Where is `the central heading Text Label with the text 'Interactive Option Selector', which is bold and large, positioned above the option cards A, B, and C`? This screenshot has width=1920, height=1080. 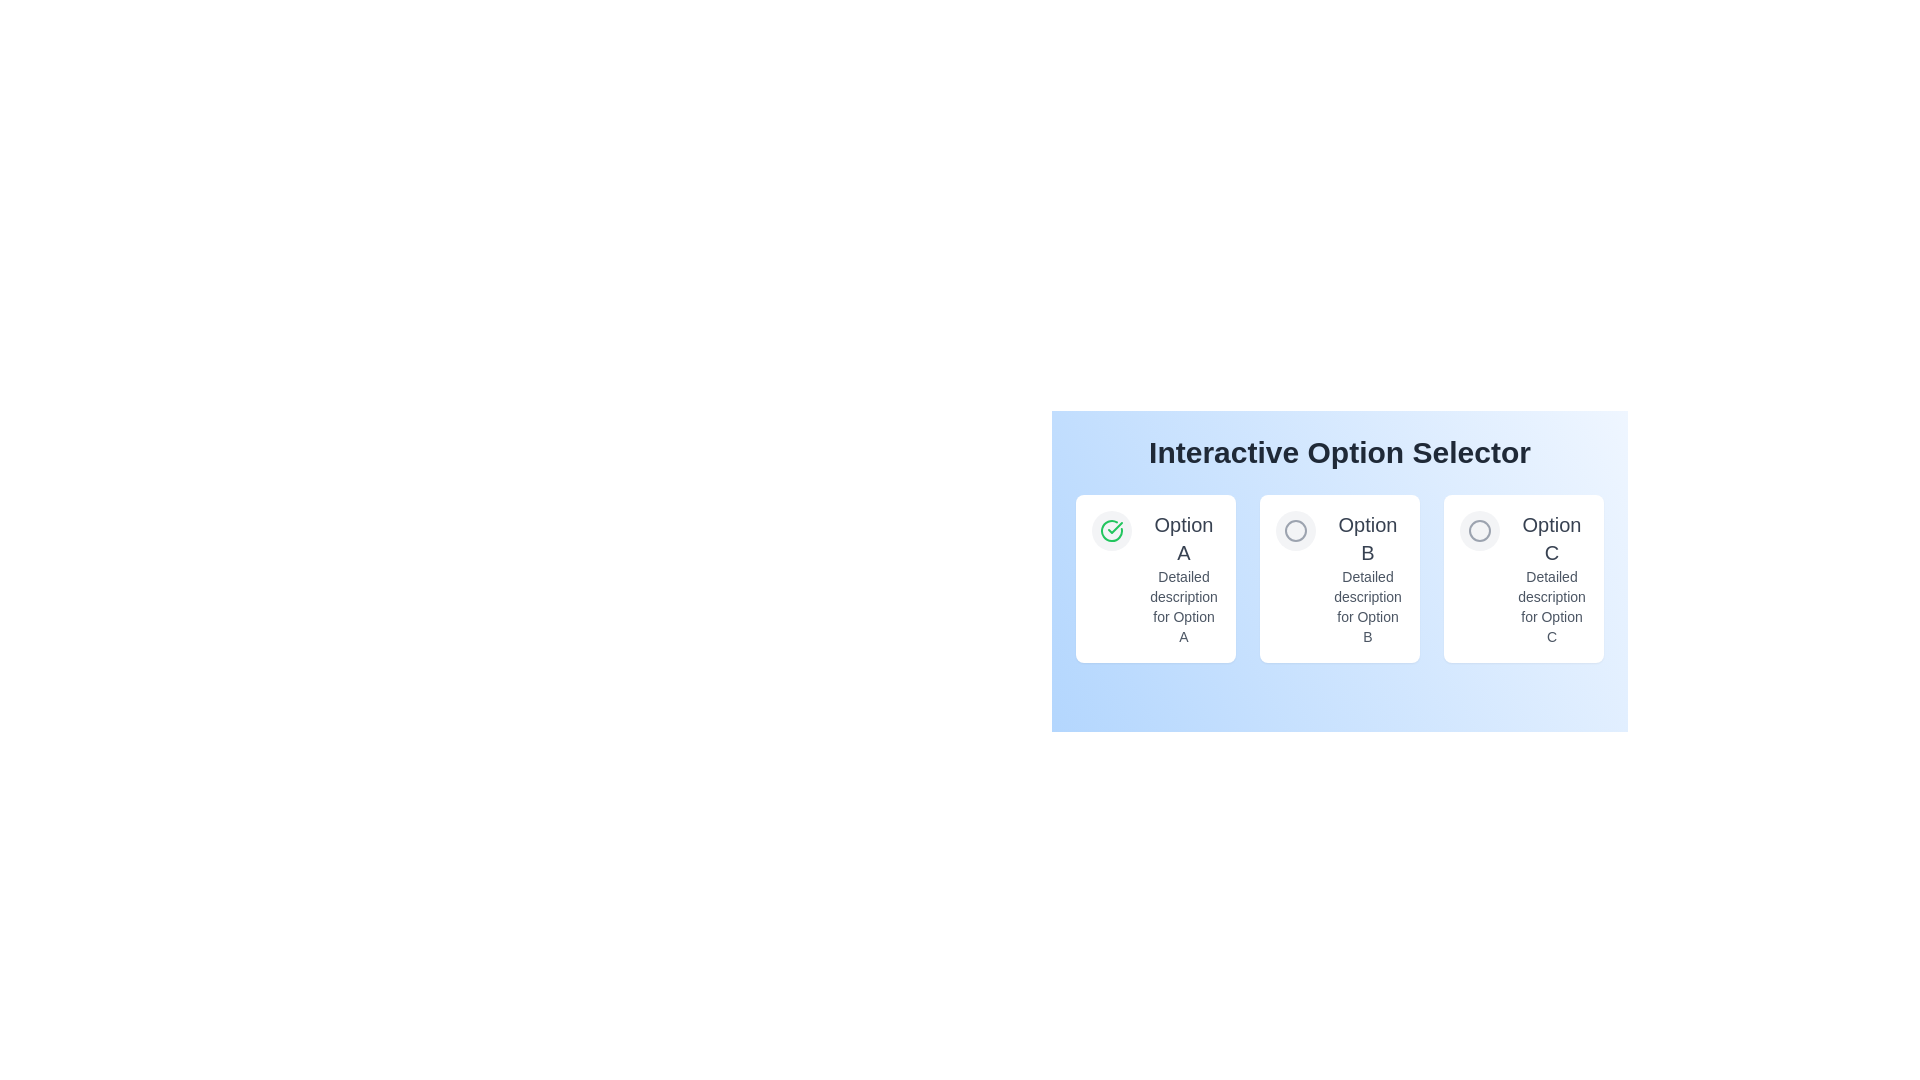 the central heading Text Label with the text 'Interactive Option Selector', which is bold and large, positioned above the option cards A, B, and C is located at coordinates (1339, 452).